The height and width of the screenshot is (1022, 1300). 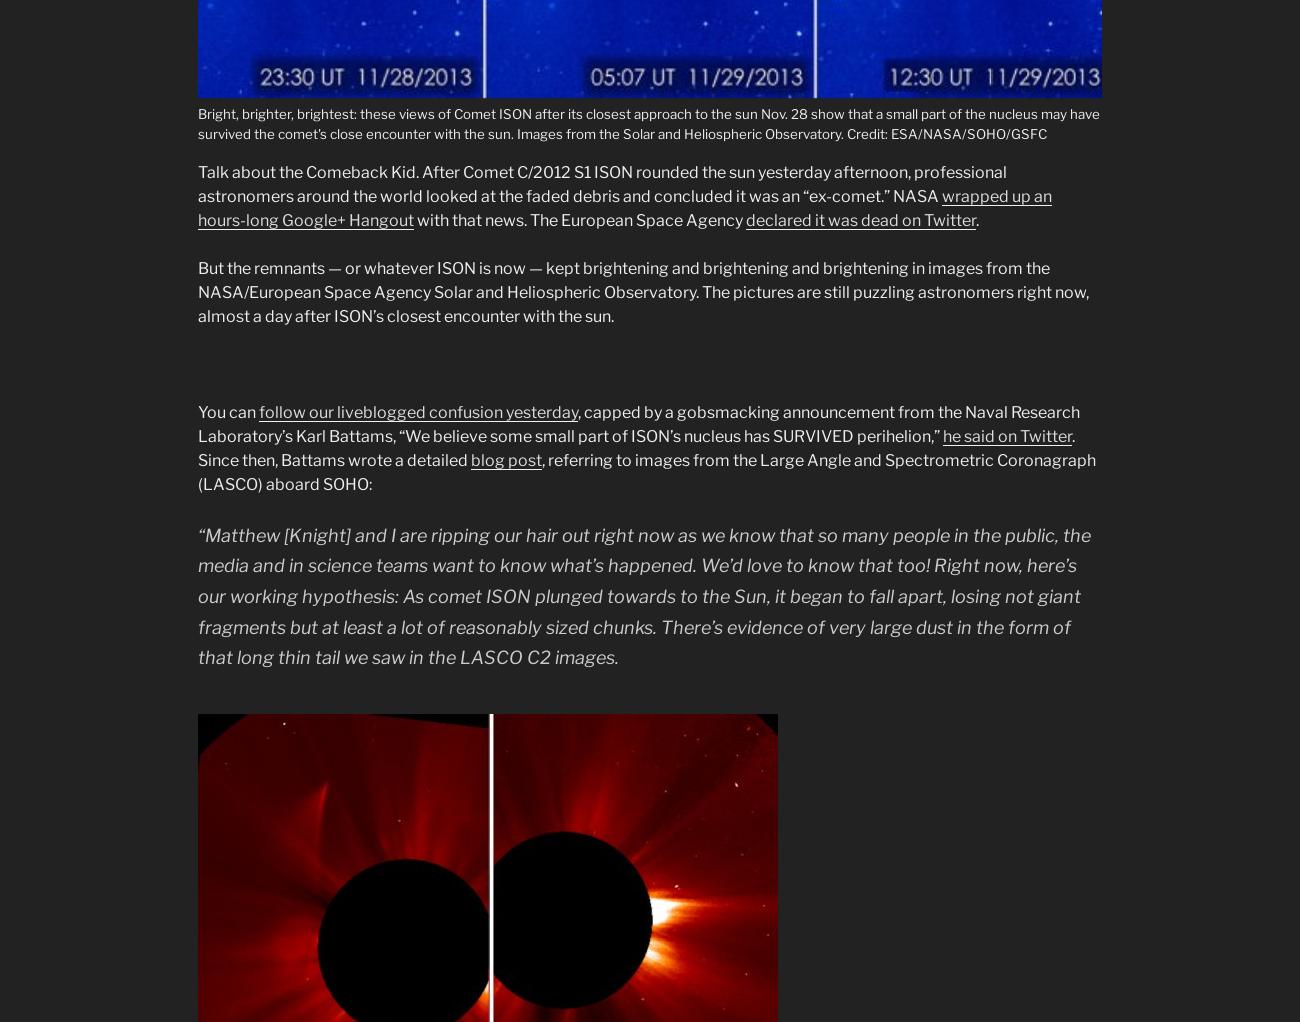 What do you see at coordinates (648, 123) in the screenshot?
I see `'Bright, brighter, brightest: these views of Comet ISON after its closest approach to the sun Nov. 28 show that a small part of the nucleus may have survived the comet's close encounter with the sun. Images from the Solar and Heliospheric Observatory. Credit: ESA/NASA/SOHO/GSFC'` at bounding box center [648, 123].